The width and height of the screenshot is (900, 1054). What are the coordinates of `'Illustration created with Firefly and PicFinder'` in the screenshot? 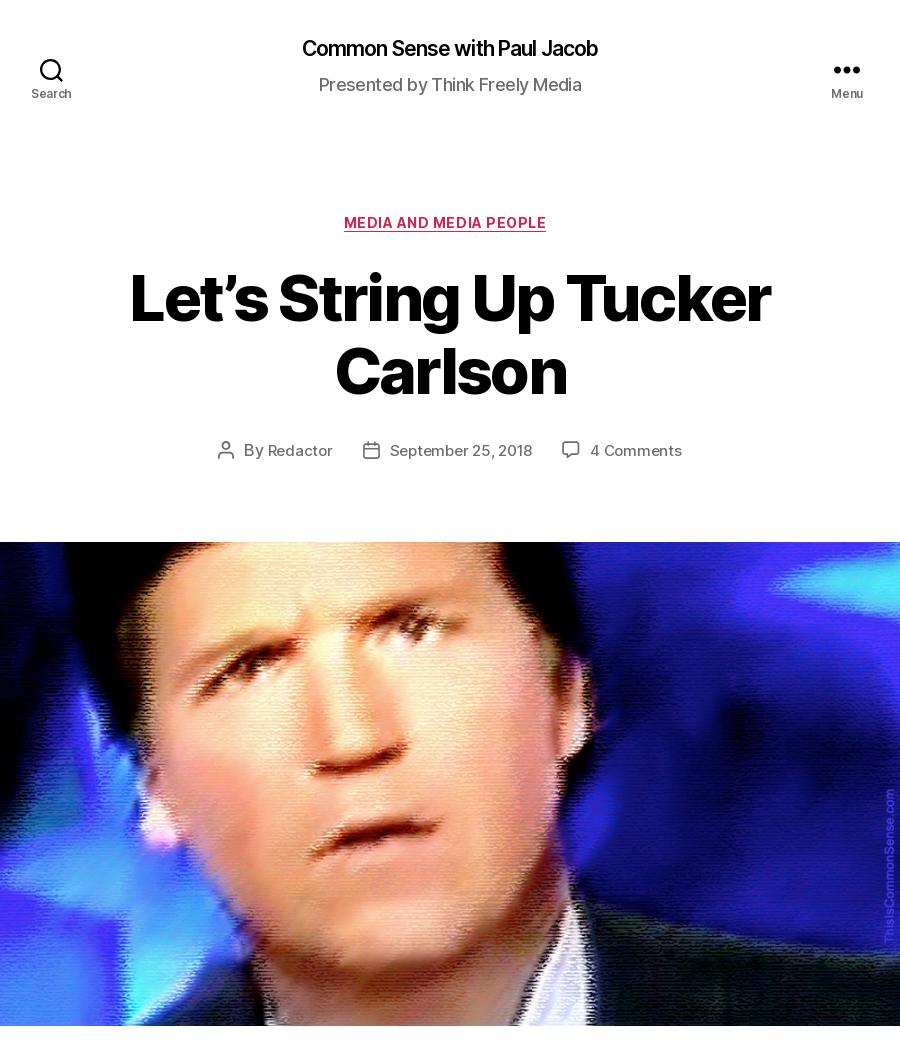 It's located at (468, 59).